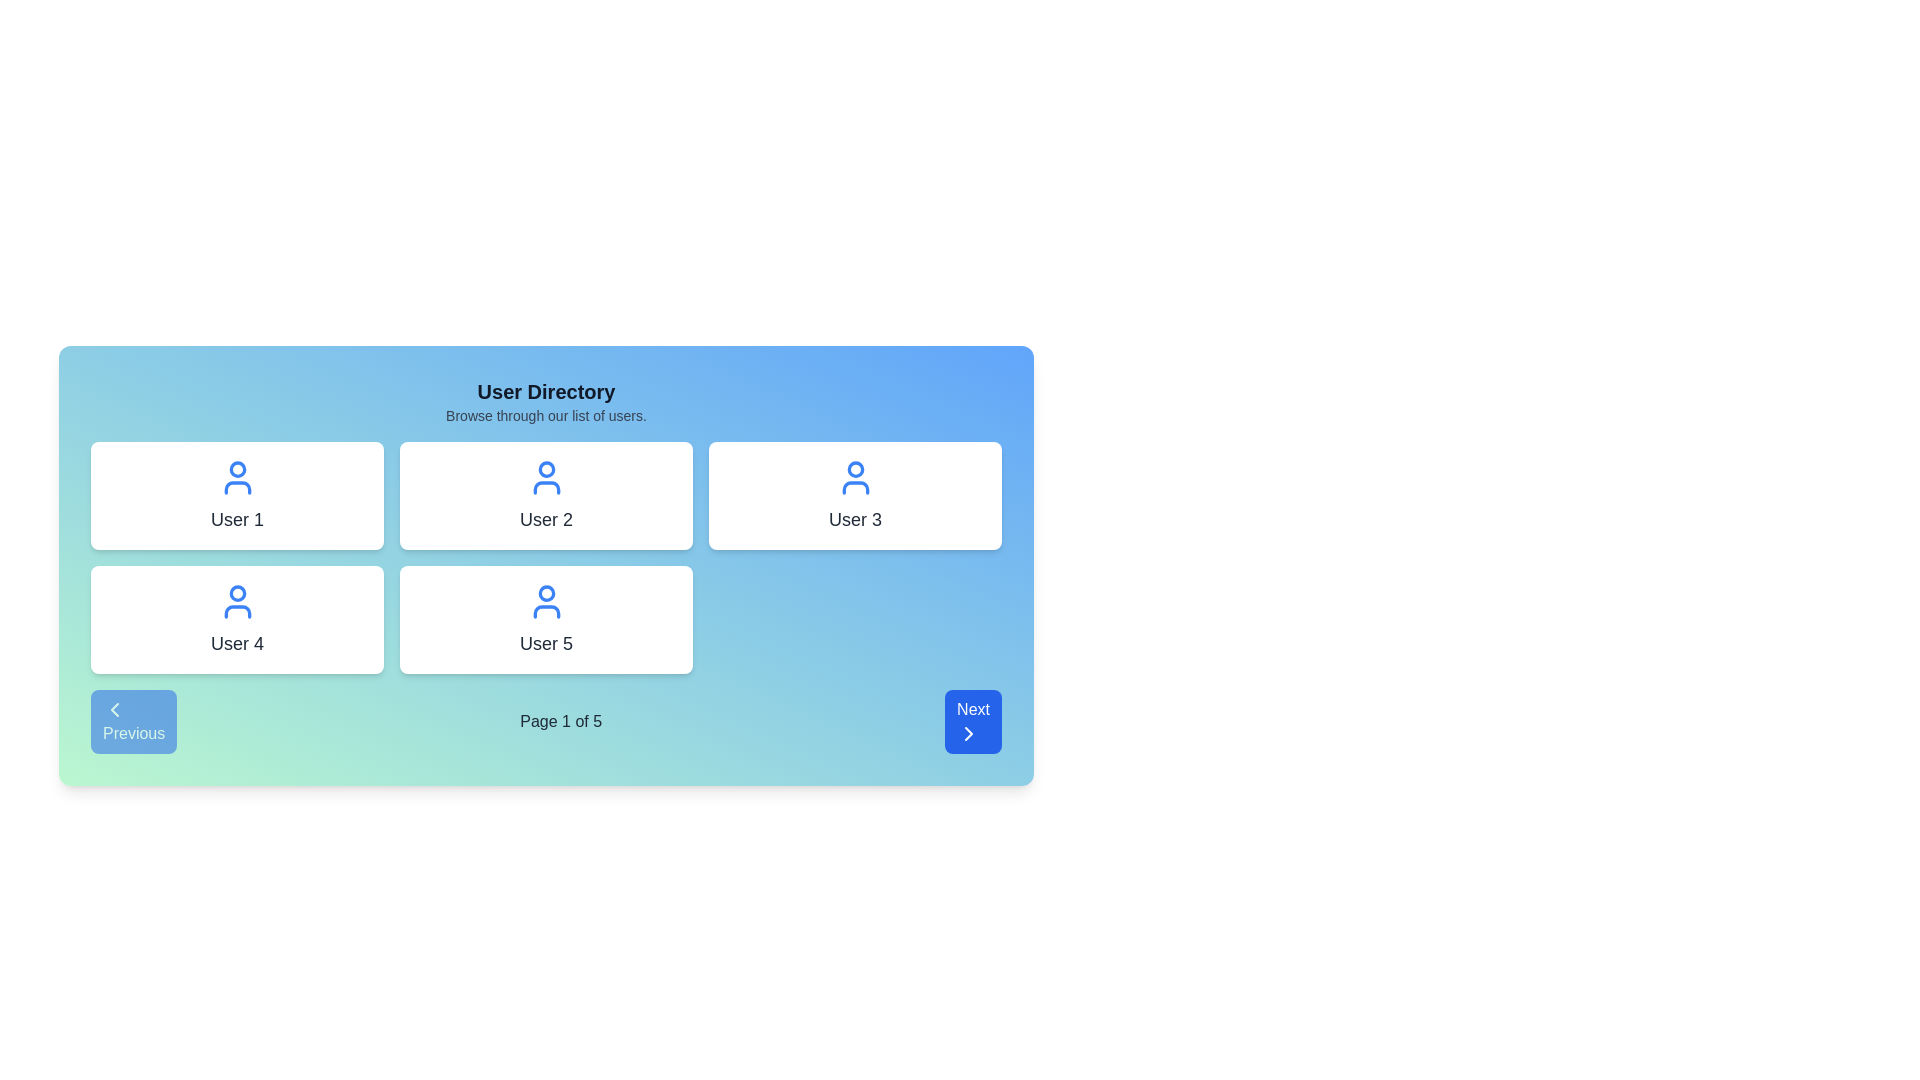 The height and width of the screenshot is (1080, 1920). I want to click on the user icon represented by a circular SVG element with a blue outline, located in the 'User 3' card in the second row and third column of the interface grid, so click(855, 469).